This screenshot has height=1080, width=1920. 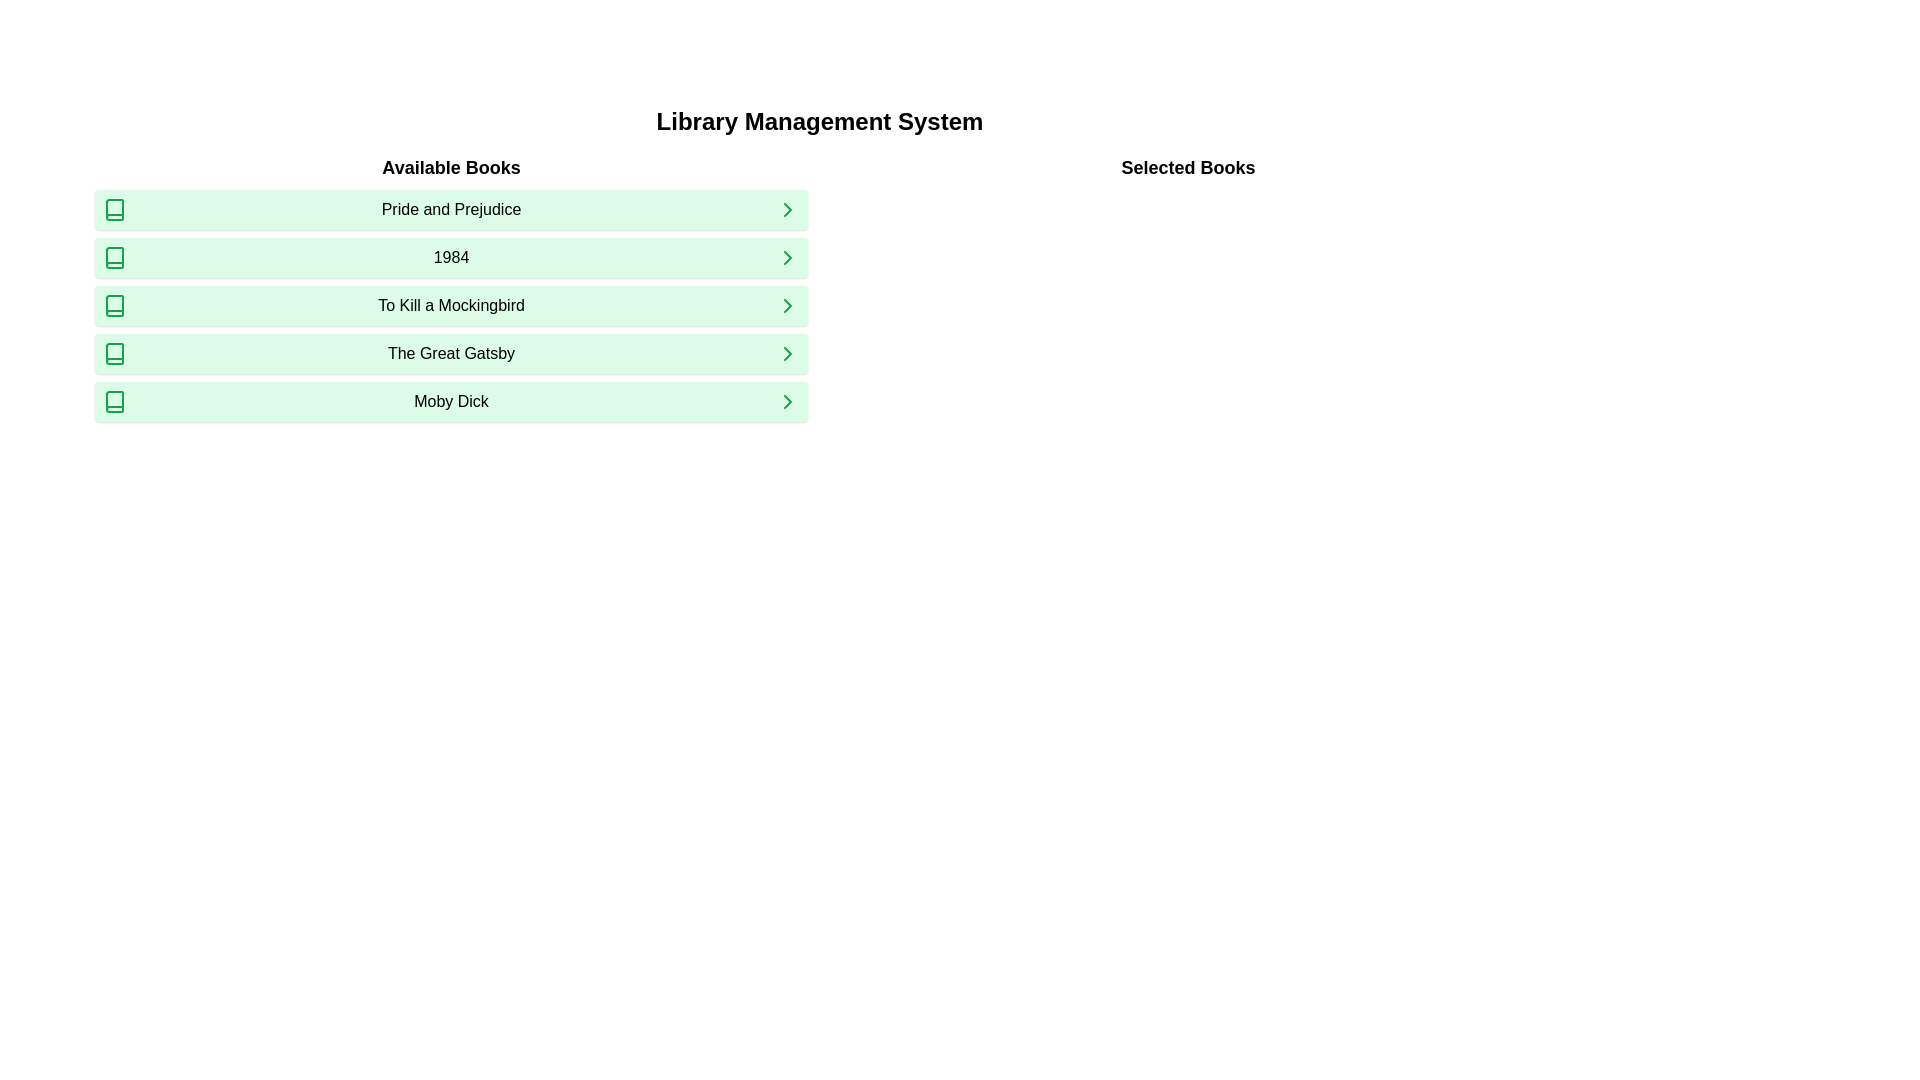 What do you see at coordinates (114, 209) in the screenshot?
I see `the SVG icon resembling a book with a green stroke located next to the text 'Pride and Prejudice' in the 'Available Books' section` at bounding box center [114, 209].